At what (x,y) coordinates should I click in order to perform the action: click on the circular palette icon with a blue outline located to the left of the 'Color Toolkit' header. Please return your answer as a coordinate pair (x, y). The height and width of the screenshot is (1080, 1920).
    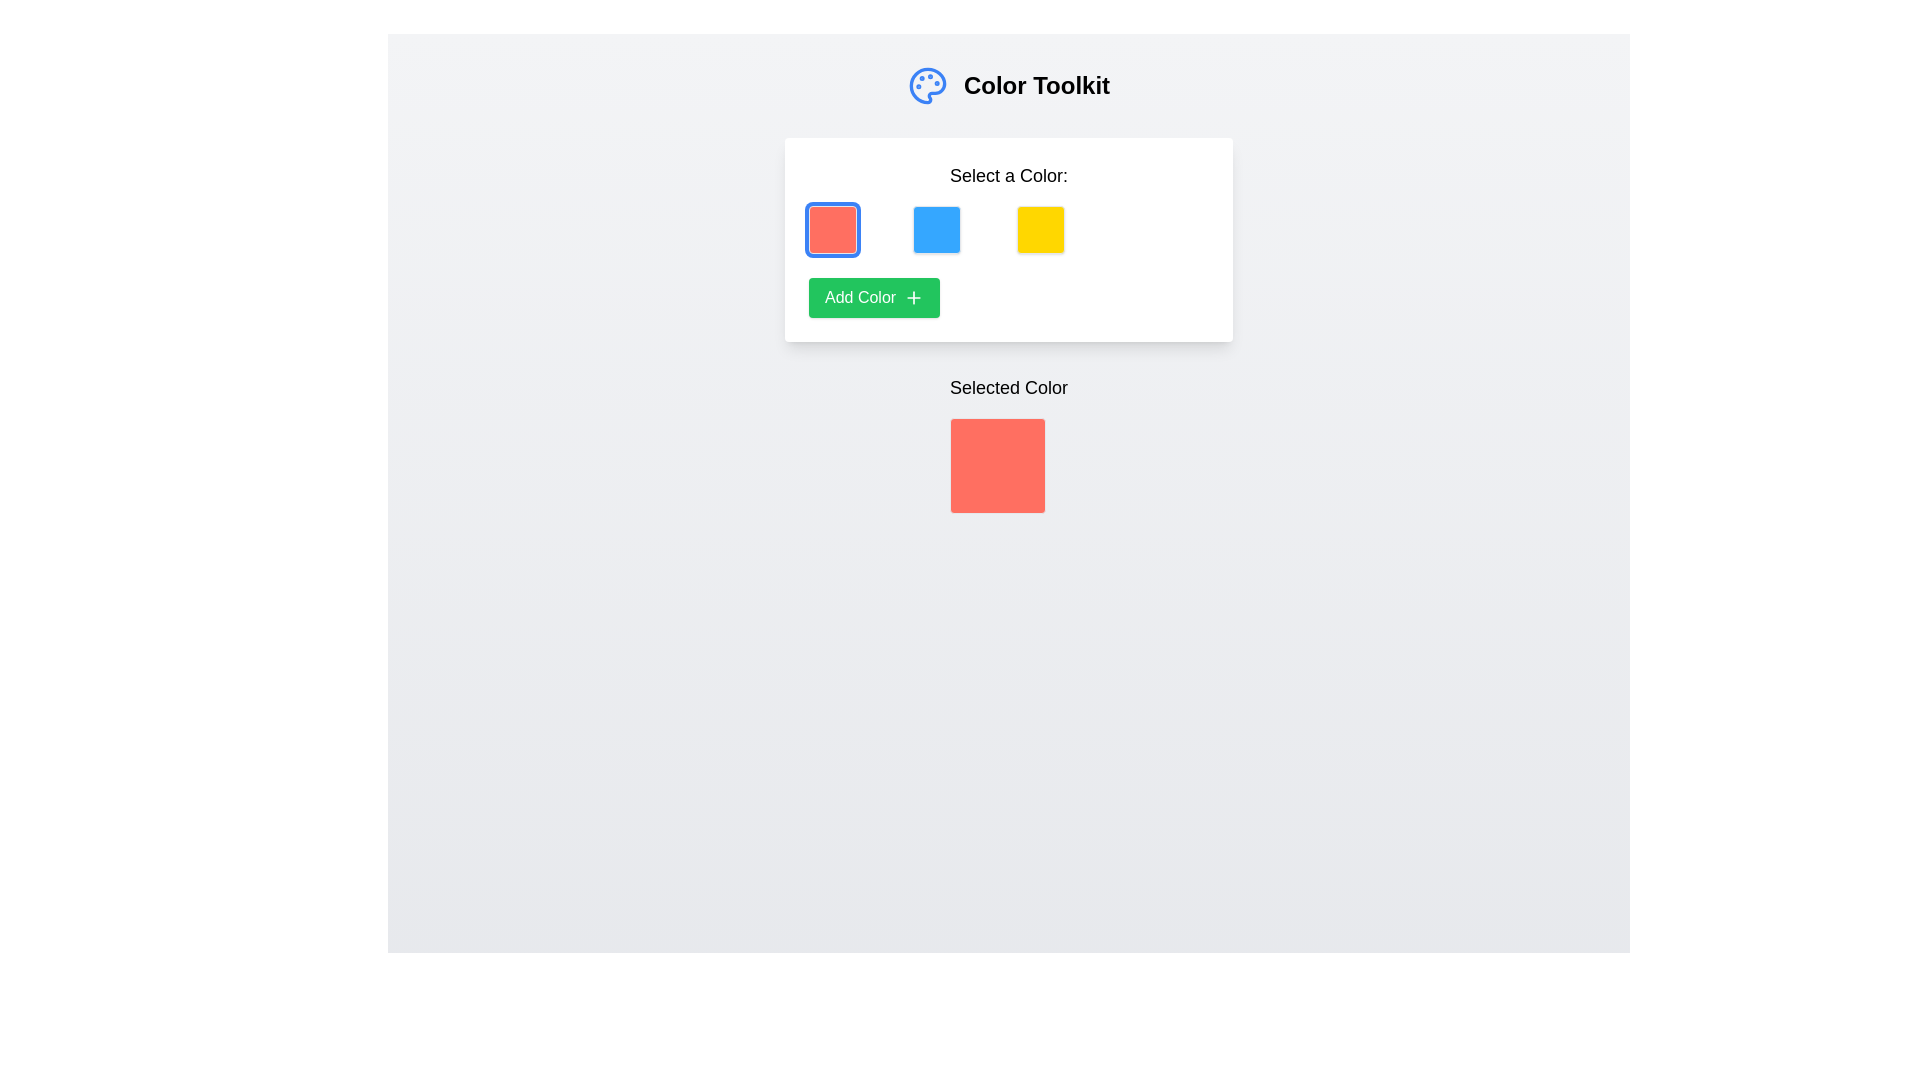
    Looking at the image, I should click on (926, 84).